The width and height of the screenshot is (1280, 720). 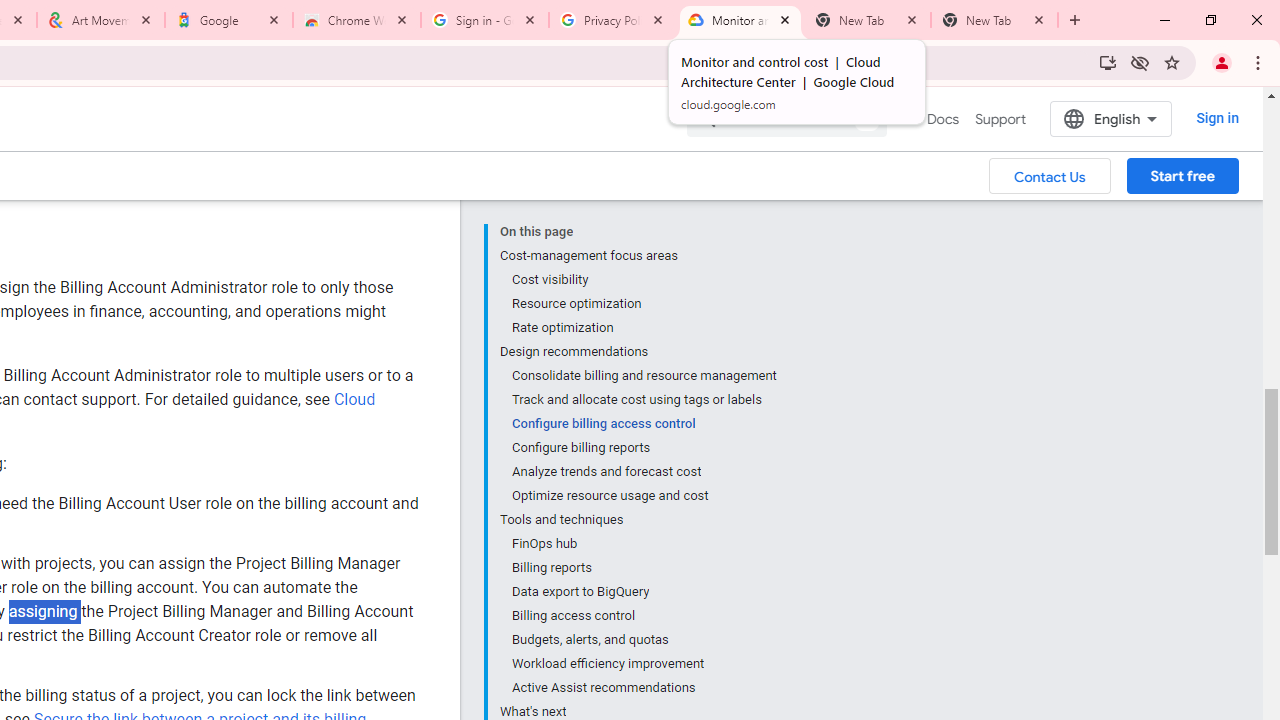 I want to click on 'Configure billing access control', so click(x=643, y=423).